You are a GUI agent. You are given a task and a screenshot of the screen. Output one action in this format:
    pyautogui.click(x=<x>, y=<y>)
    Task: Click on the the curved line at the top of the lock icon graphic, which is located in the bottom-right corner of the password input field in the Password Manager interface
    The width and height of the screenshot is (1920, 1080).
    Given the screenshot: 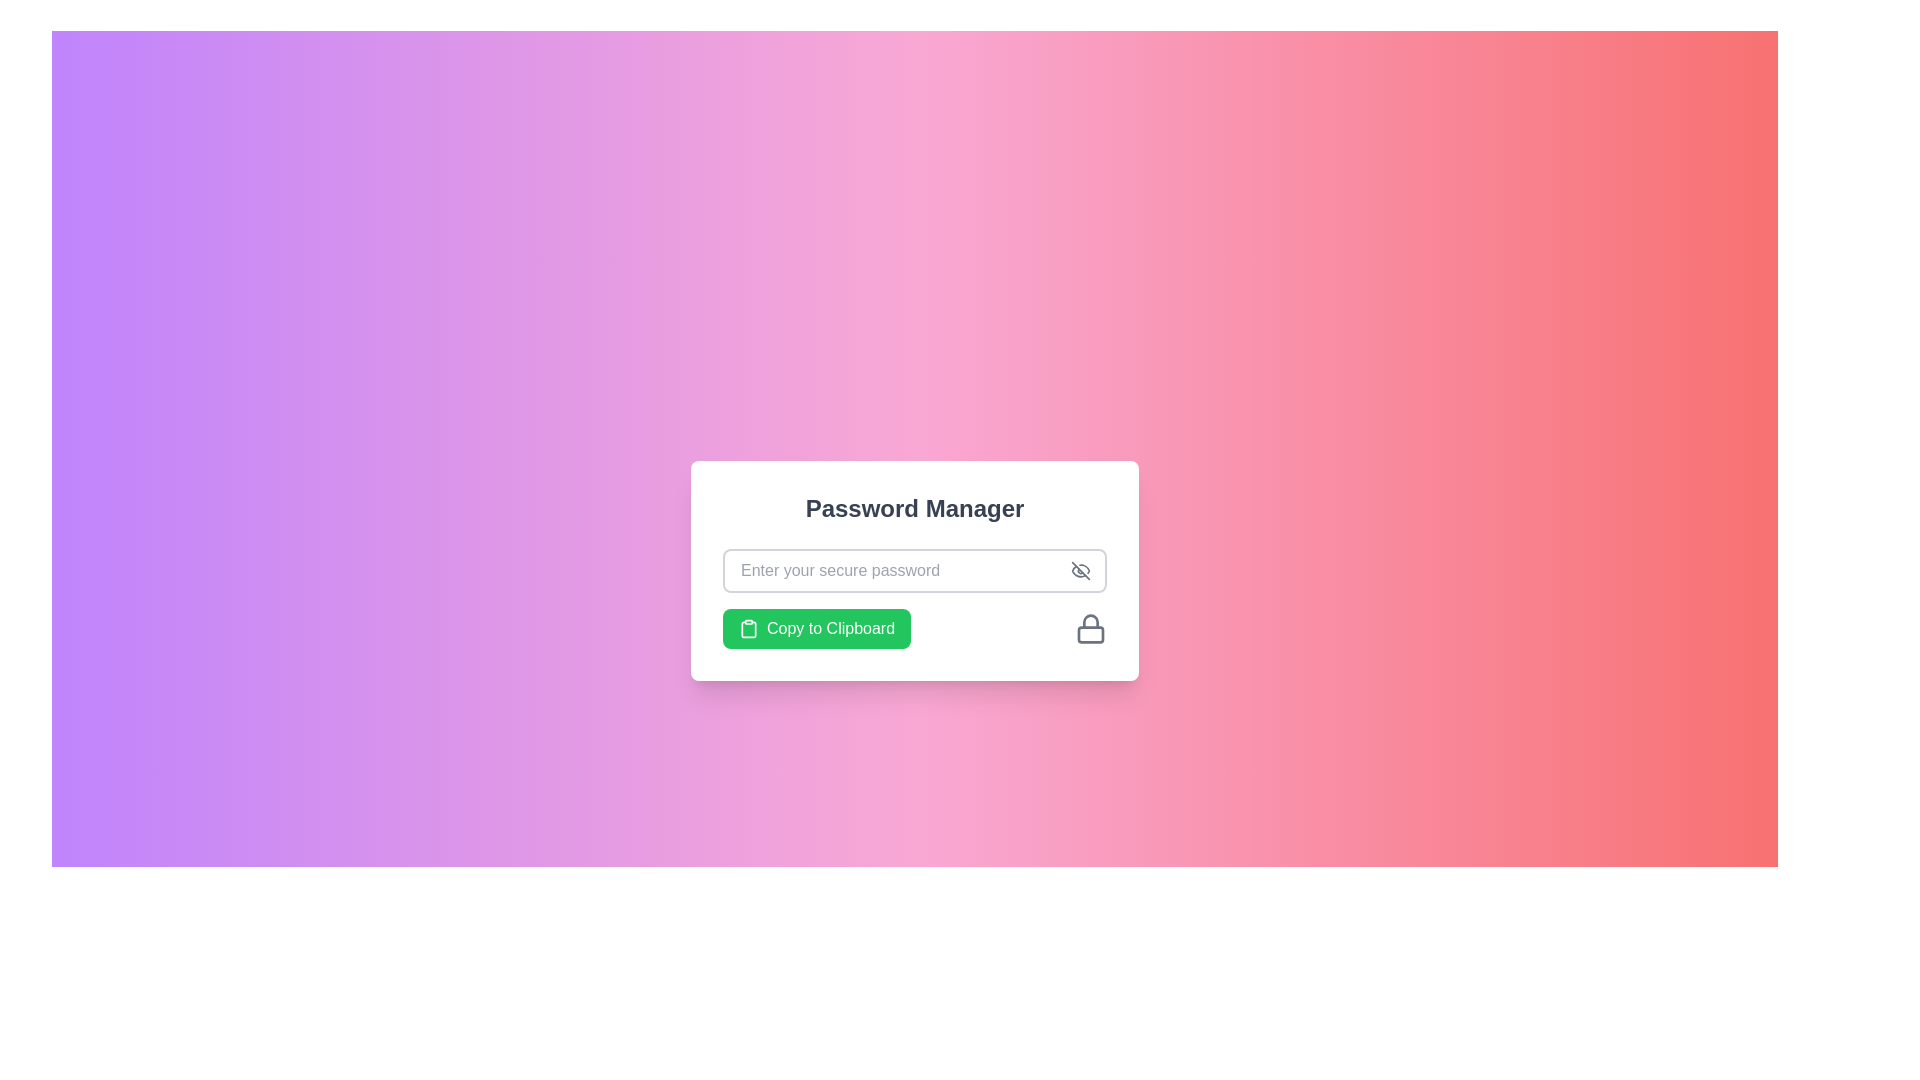 What is the action you would take?
    pyautogui.click(x=1089, y=620)
    